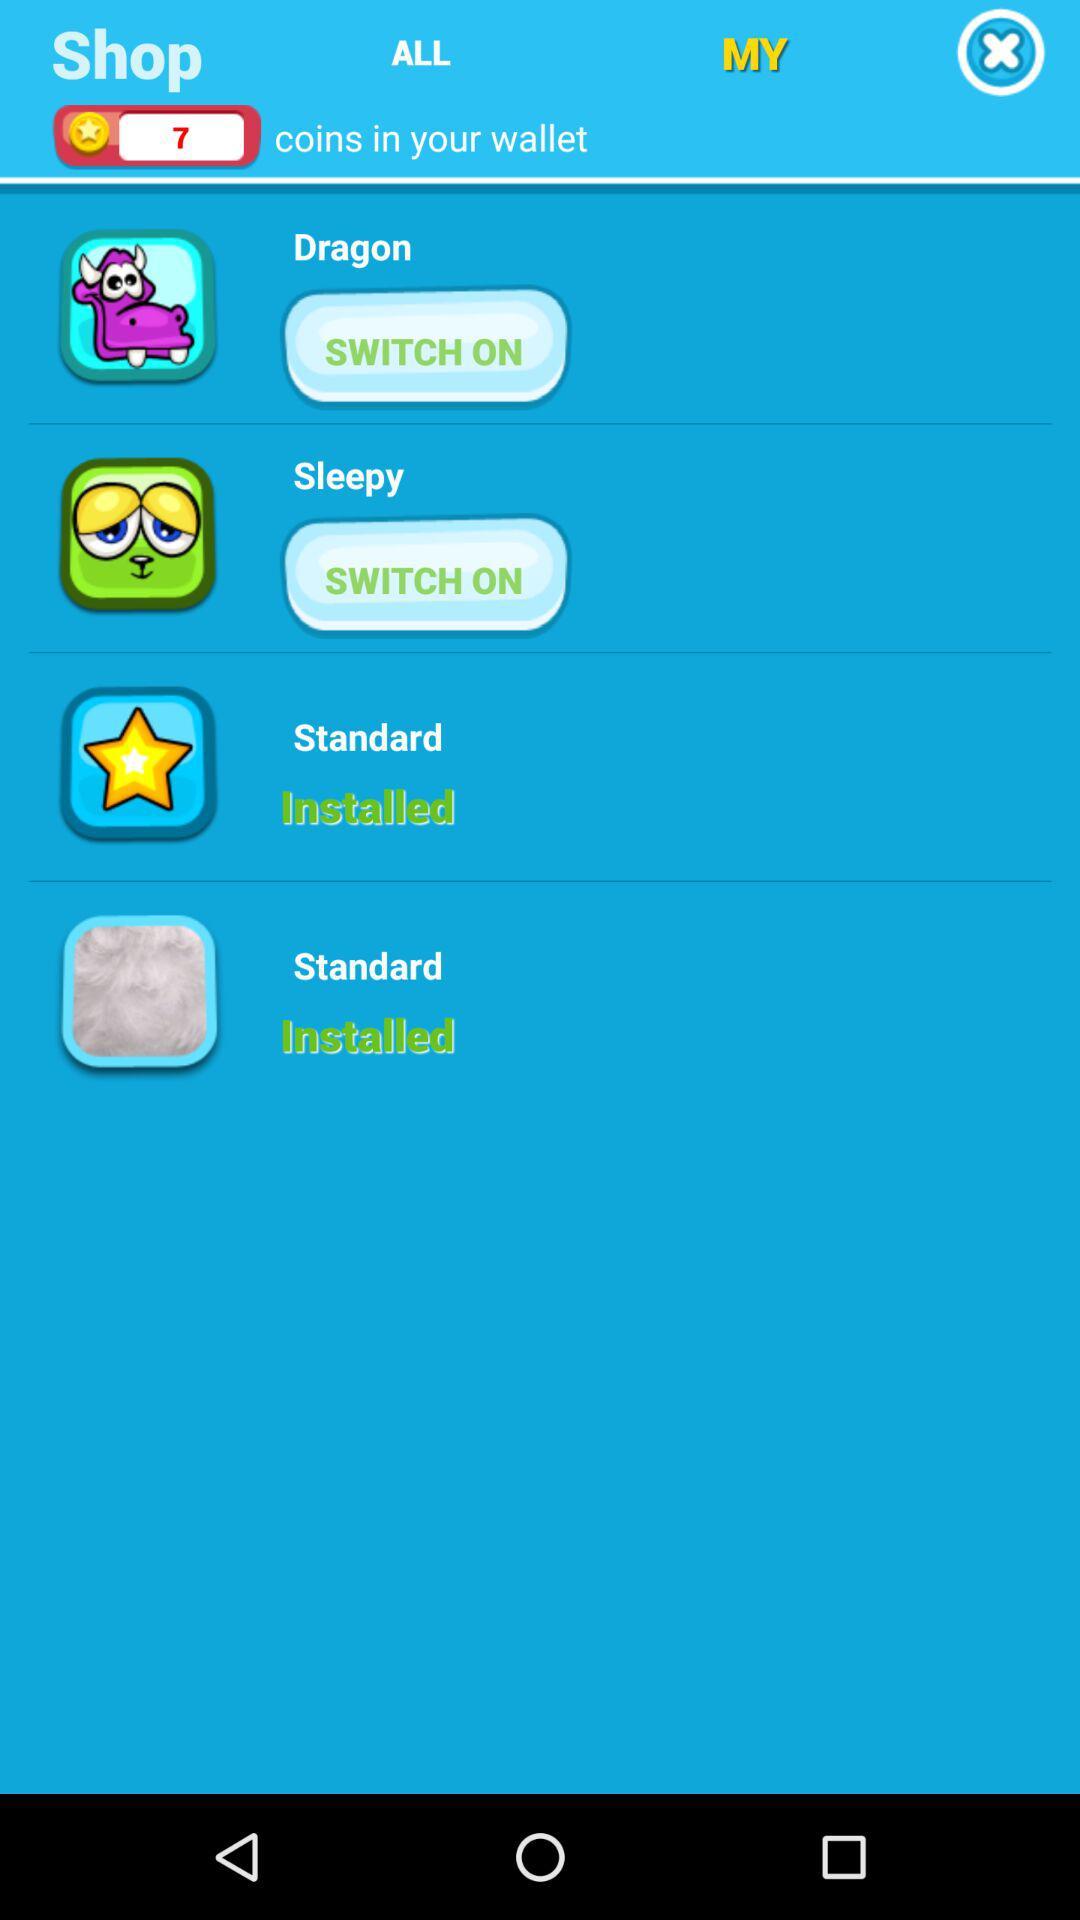 This screenshot has width=1080, height=1920. What do you see at coordinates (347, 473) in the screenshot?
I see `sleepy icon` at bounding box center [347, 473].